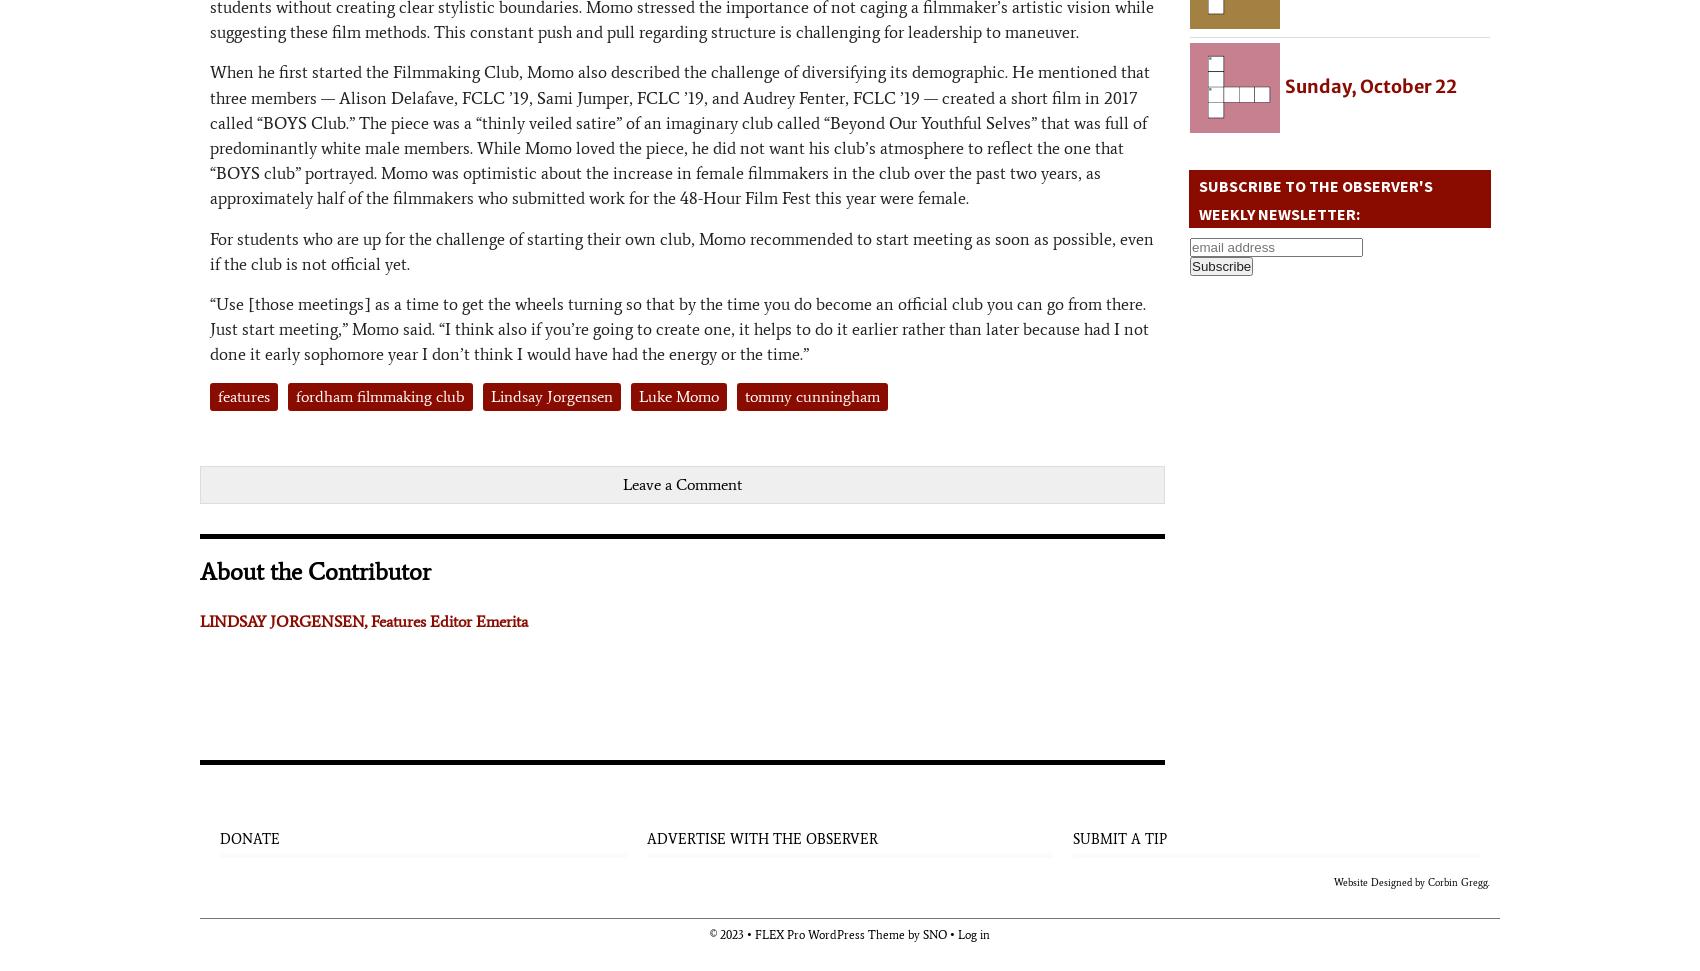 The width and height of the screenshot is (1700, 971). Describe the element at coordinates (732, 933) in the screenshot. I see `'© 2023  •'` at that location.